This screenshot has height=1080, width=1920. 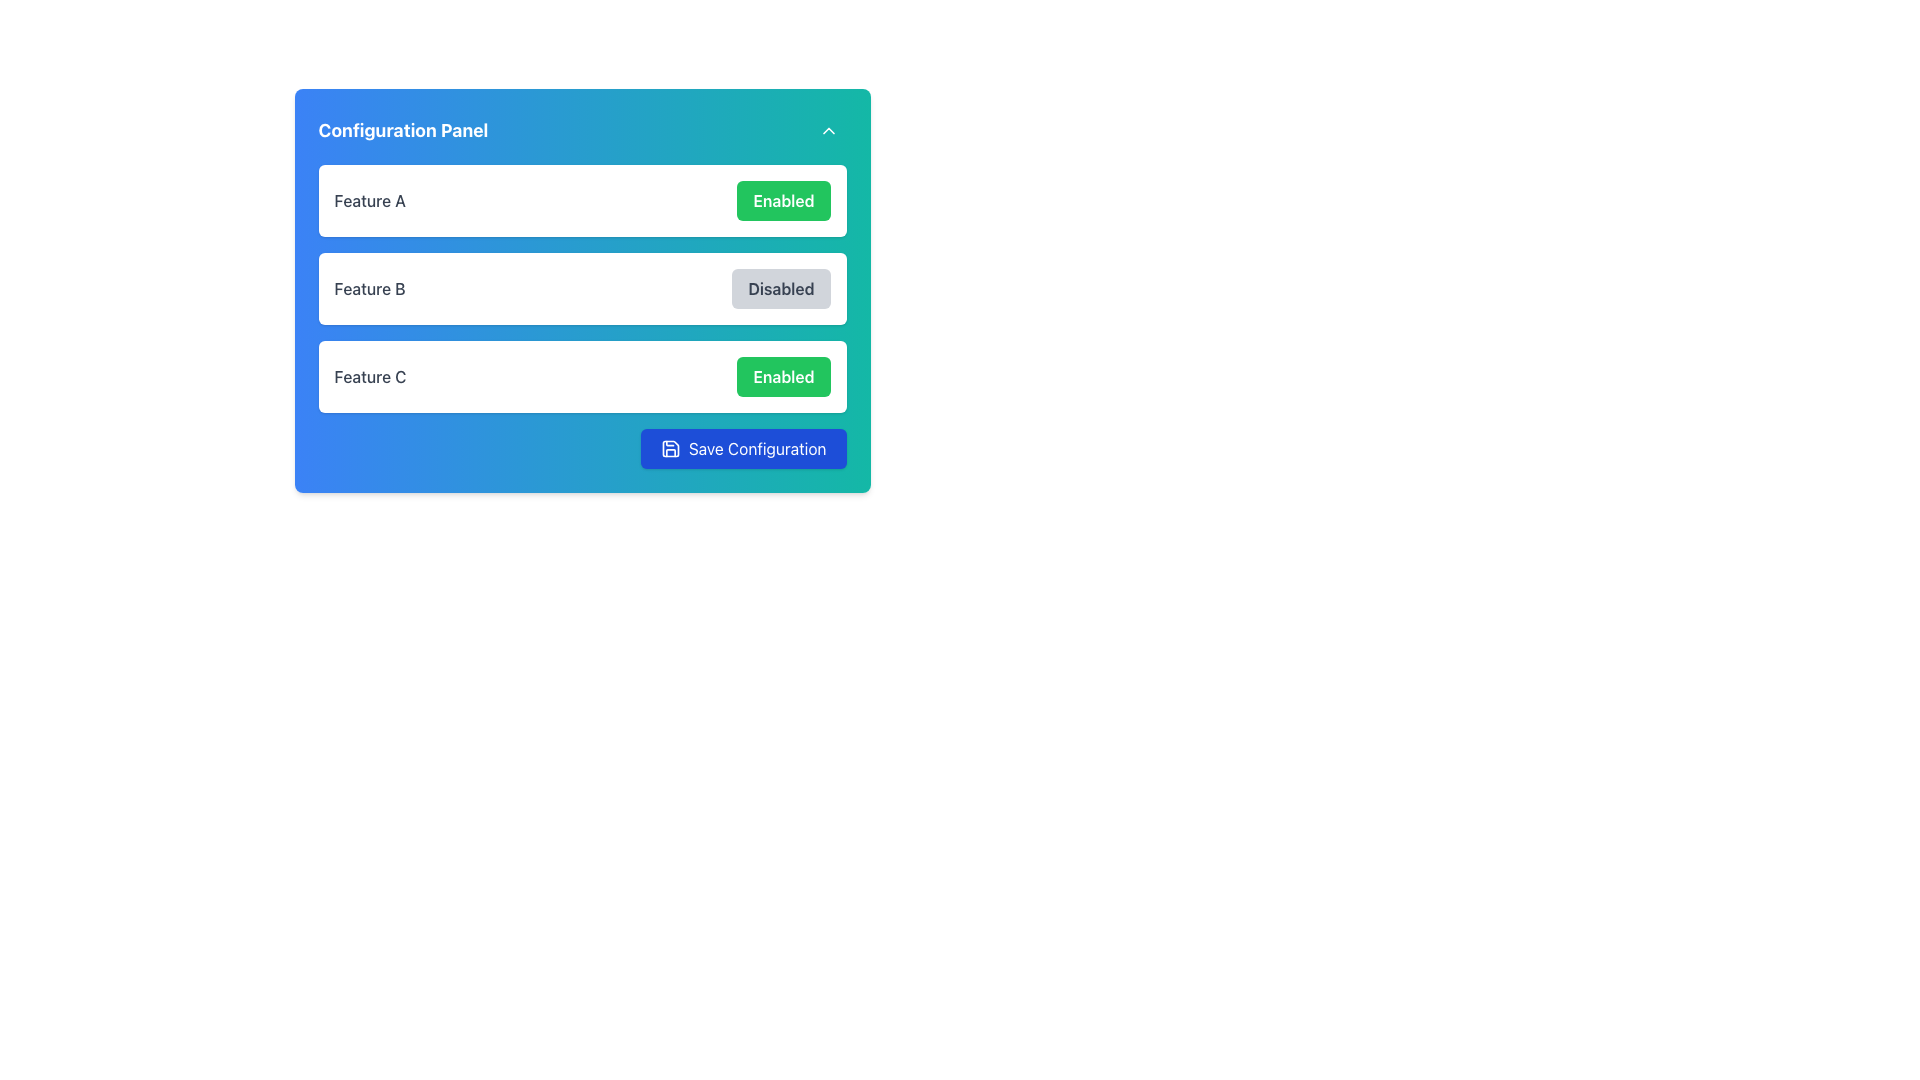 What do you see at coordinates (581, 200) in the screenshot?
I see `the Interactive status indicator for 'Feature A', which displays its status as 'Enabled' and allows toggling this status` at bounding box center [581, 200].